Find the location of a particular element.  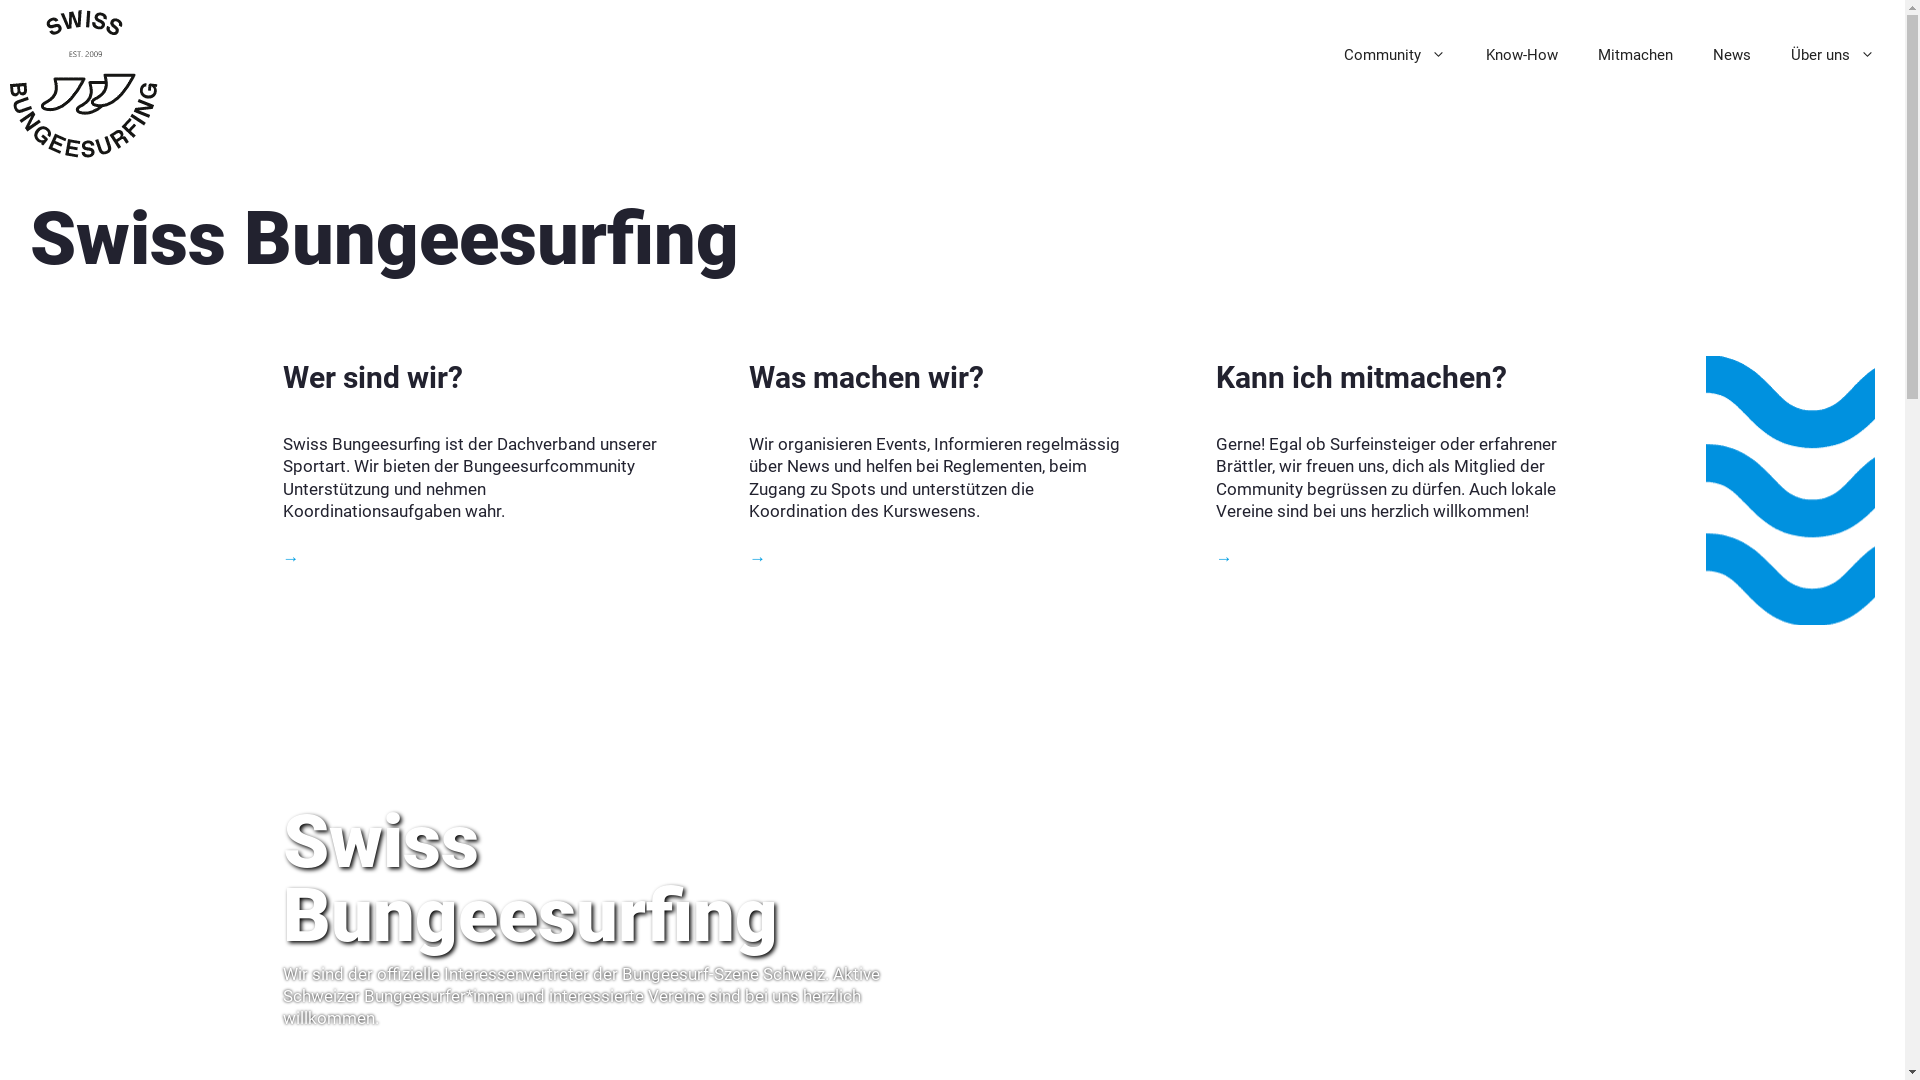

'News' is located at coordinates (1692, 53).